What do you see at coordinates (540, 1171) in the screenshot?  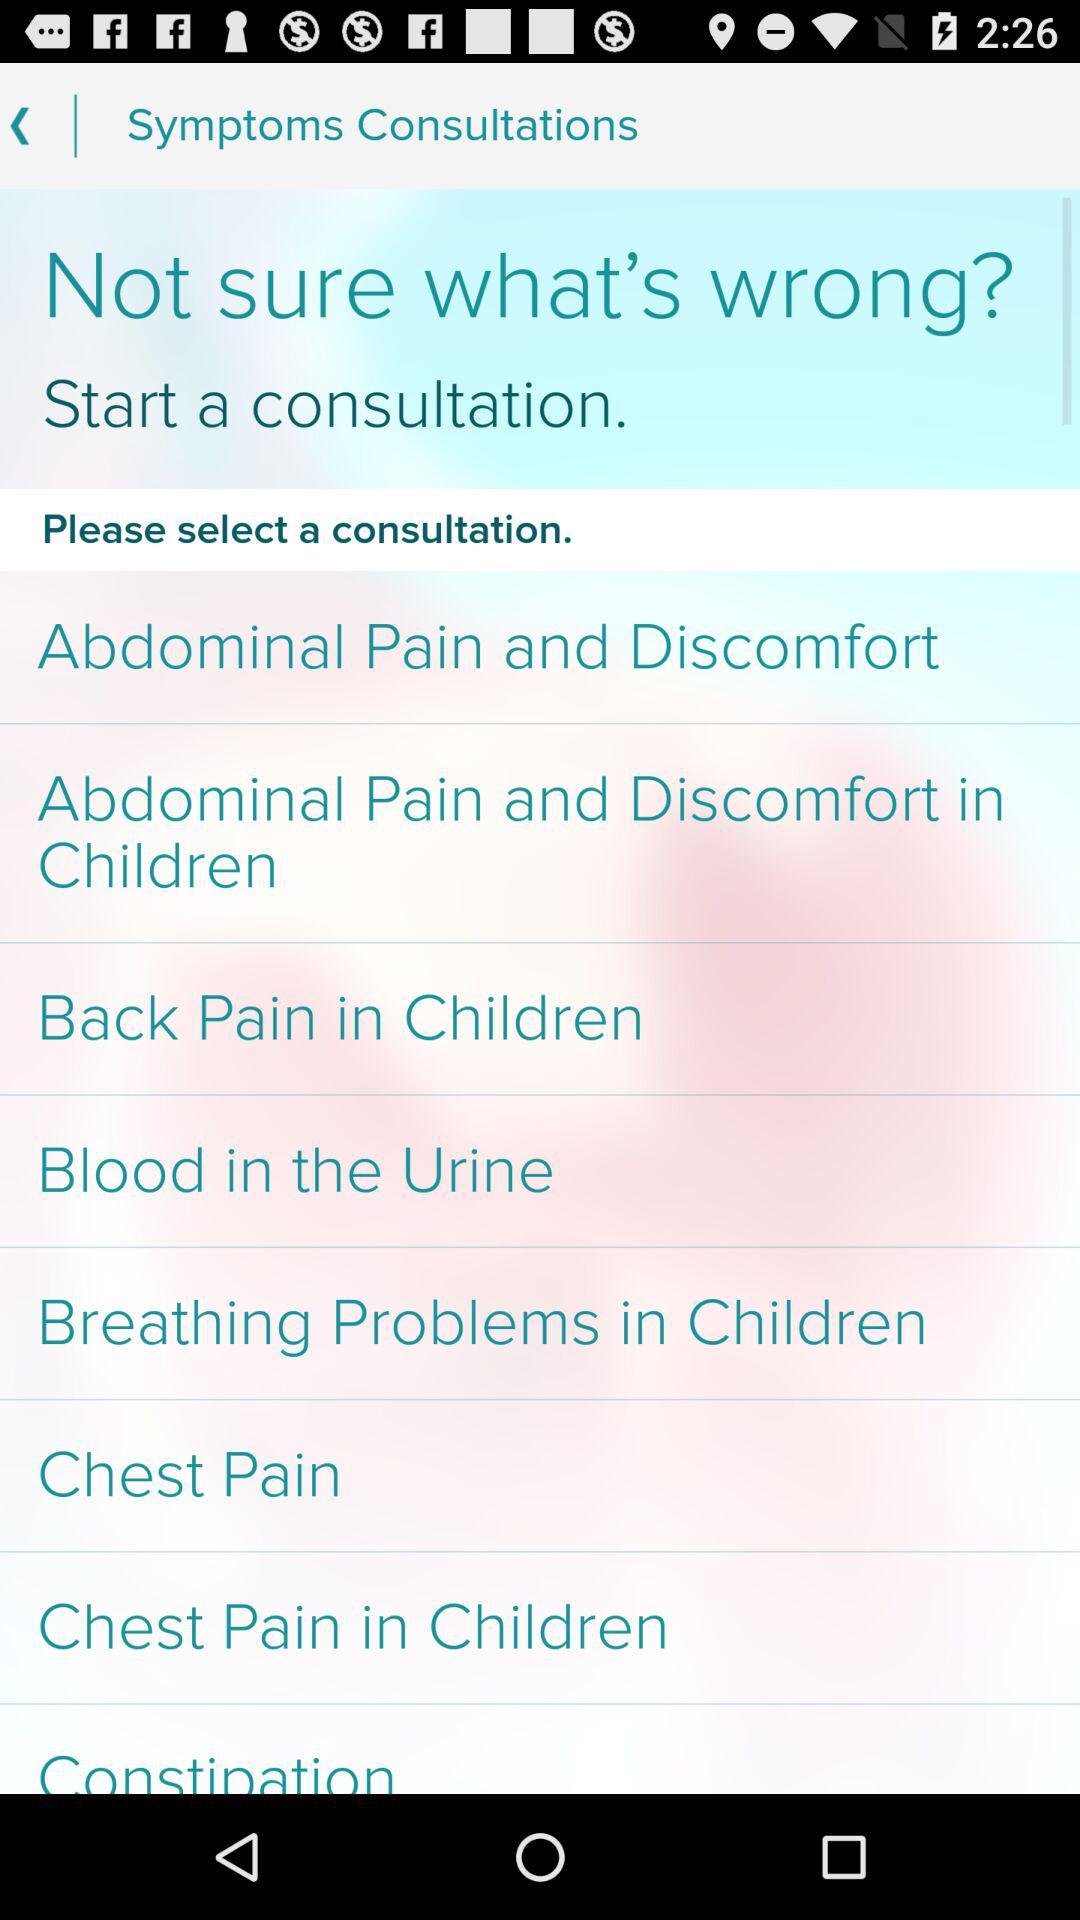 I see `the icon below the back pain in` at bounding box center [540, 1171].